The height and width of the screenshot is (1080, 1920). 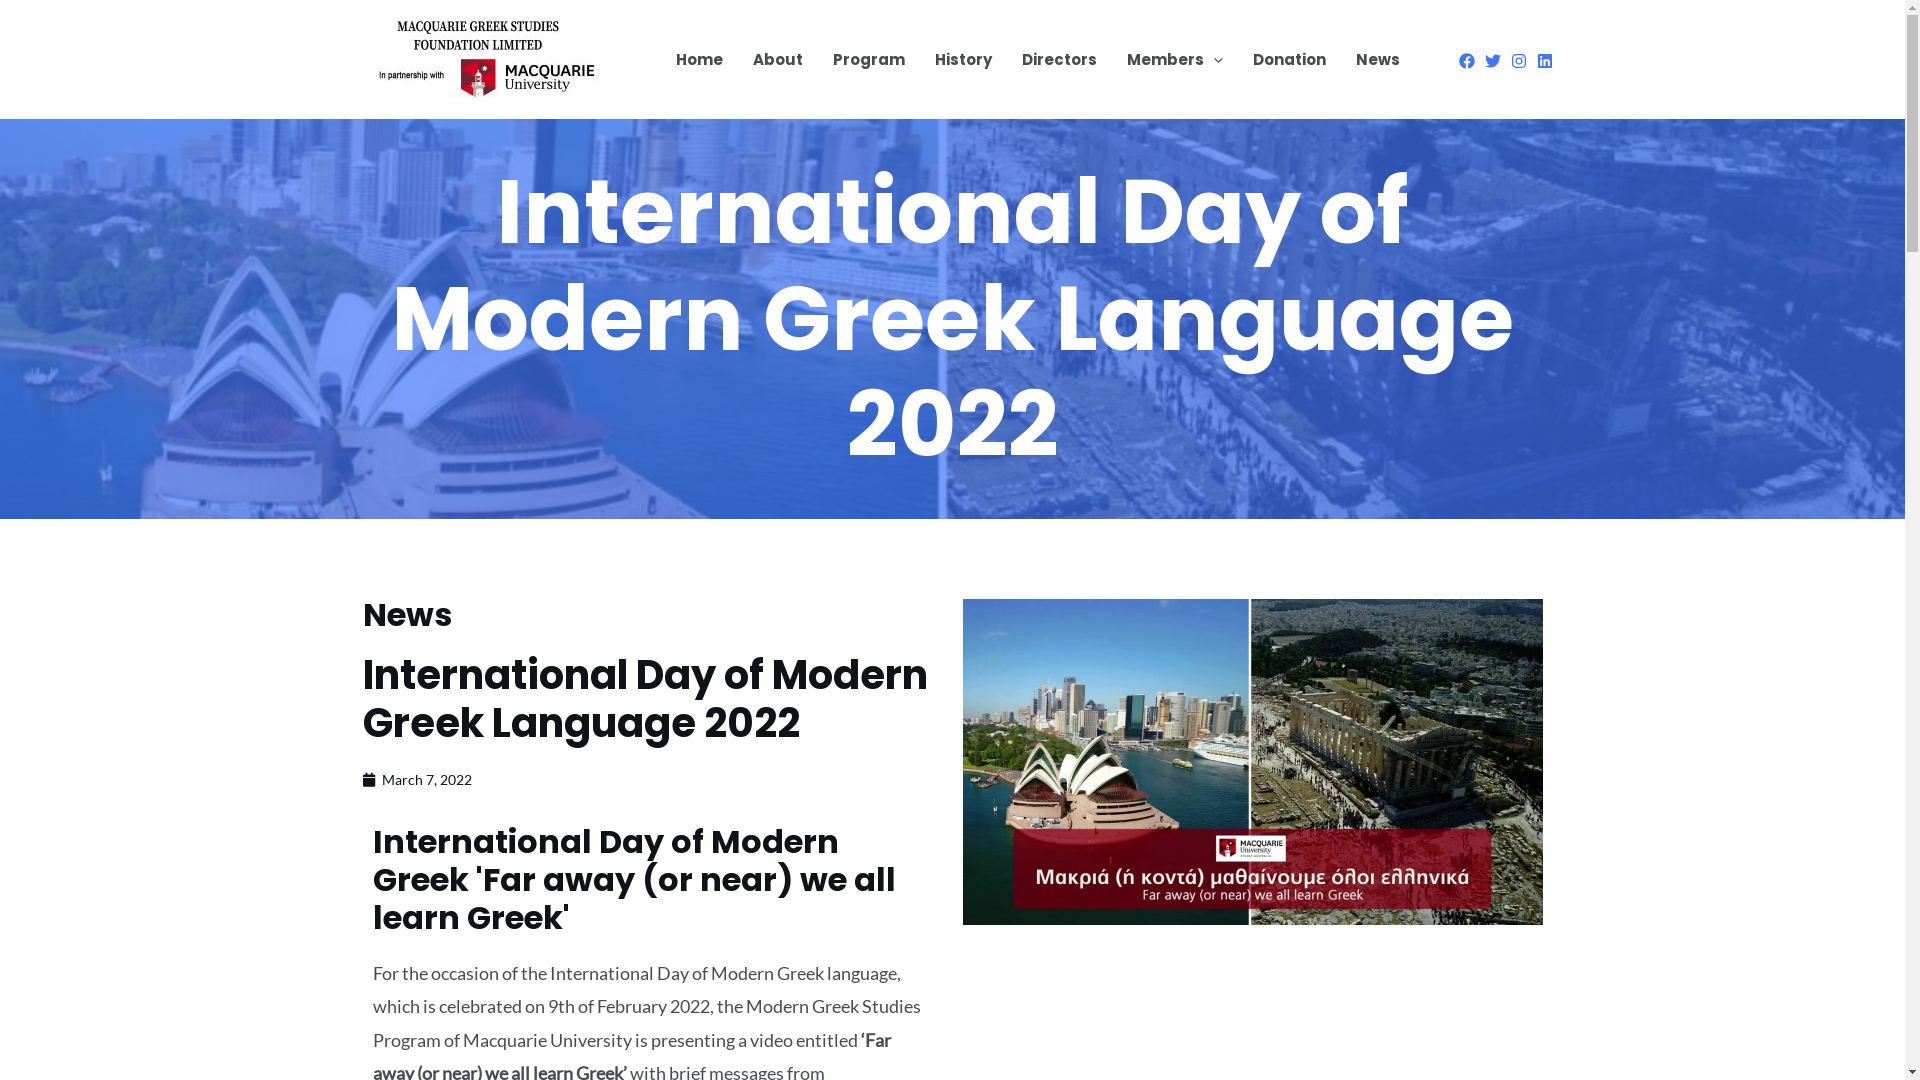 What do you see at coordinates (698, 59) in the screenshot?
I see `'Home'` at bounding box center [698, 59].